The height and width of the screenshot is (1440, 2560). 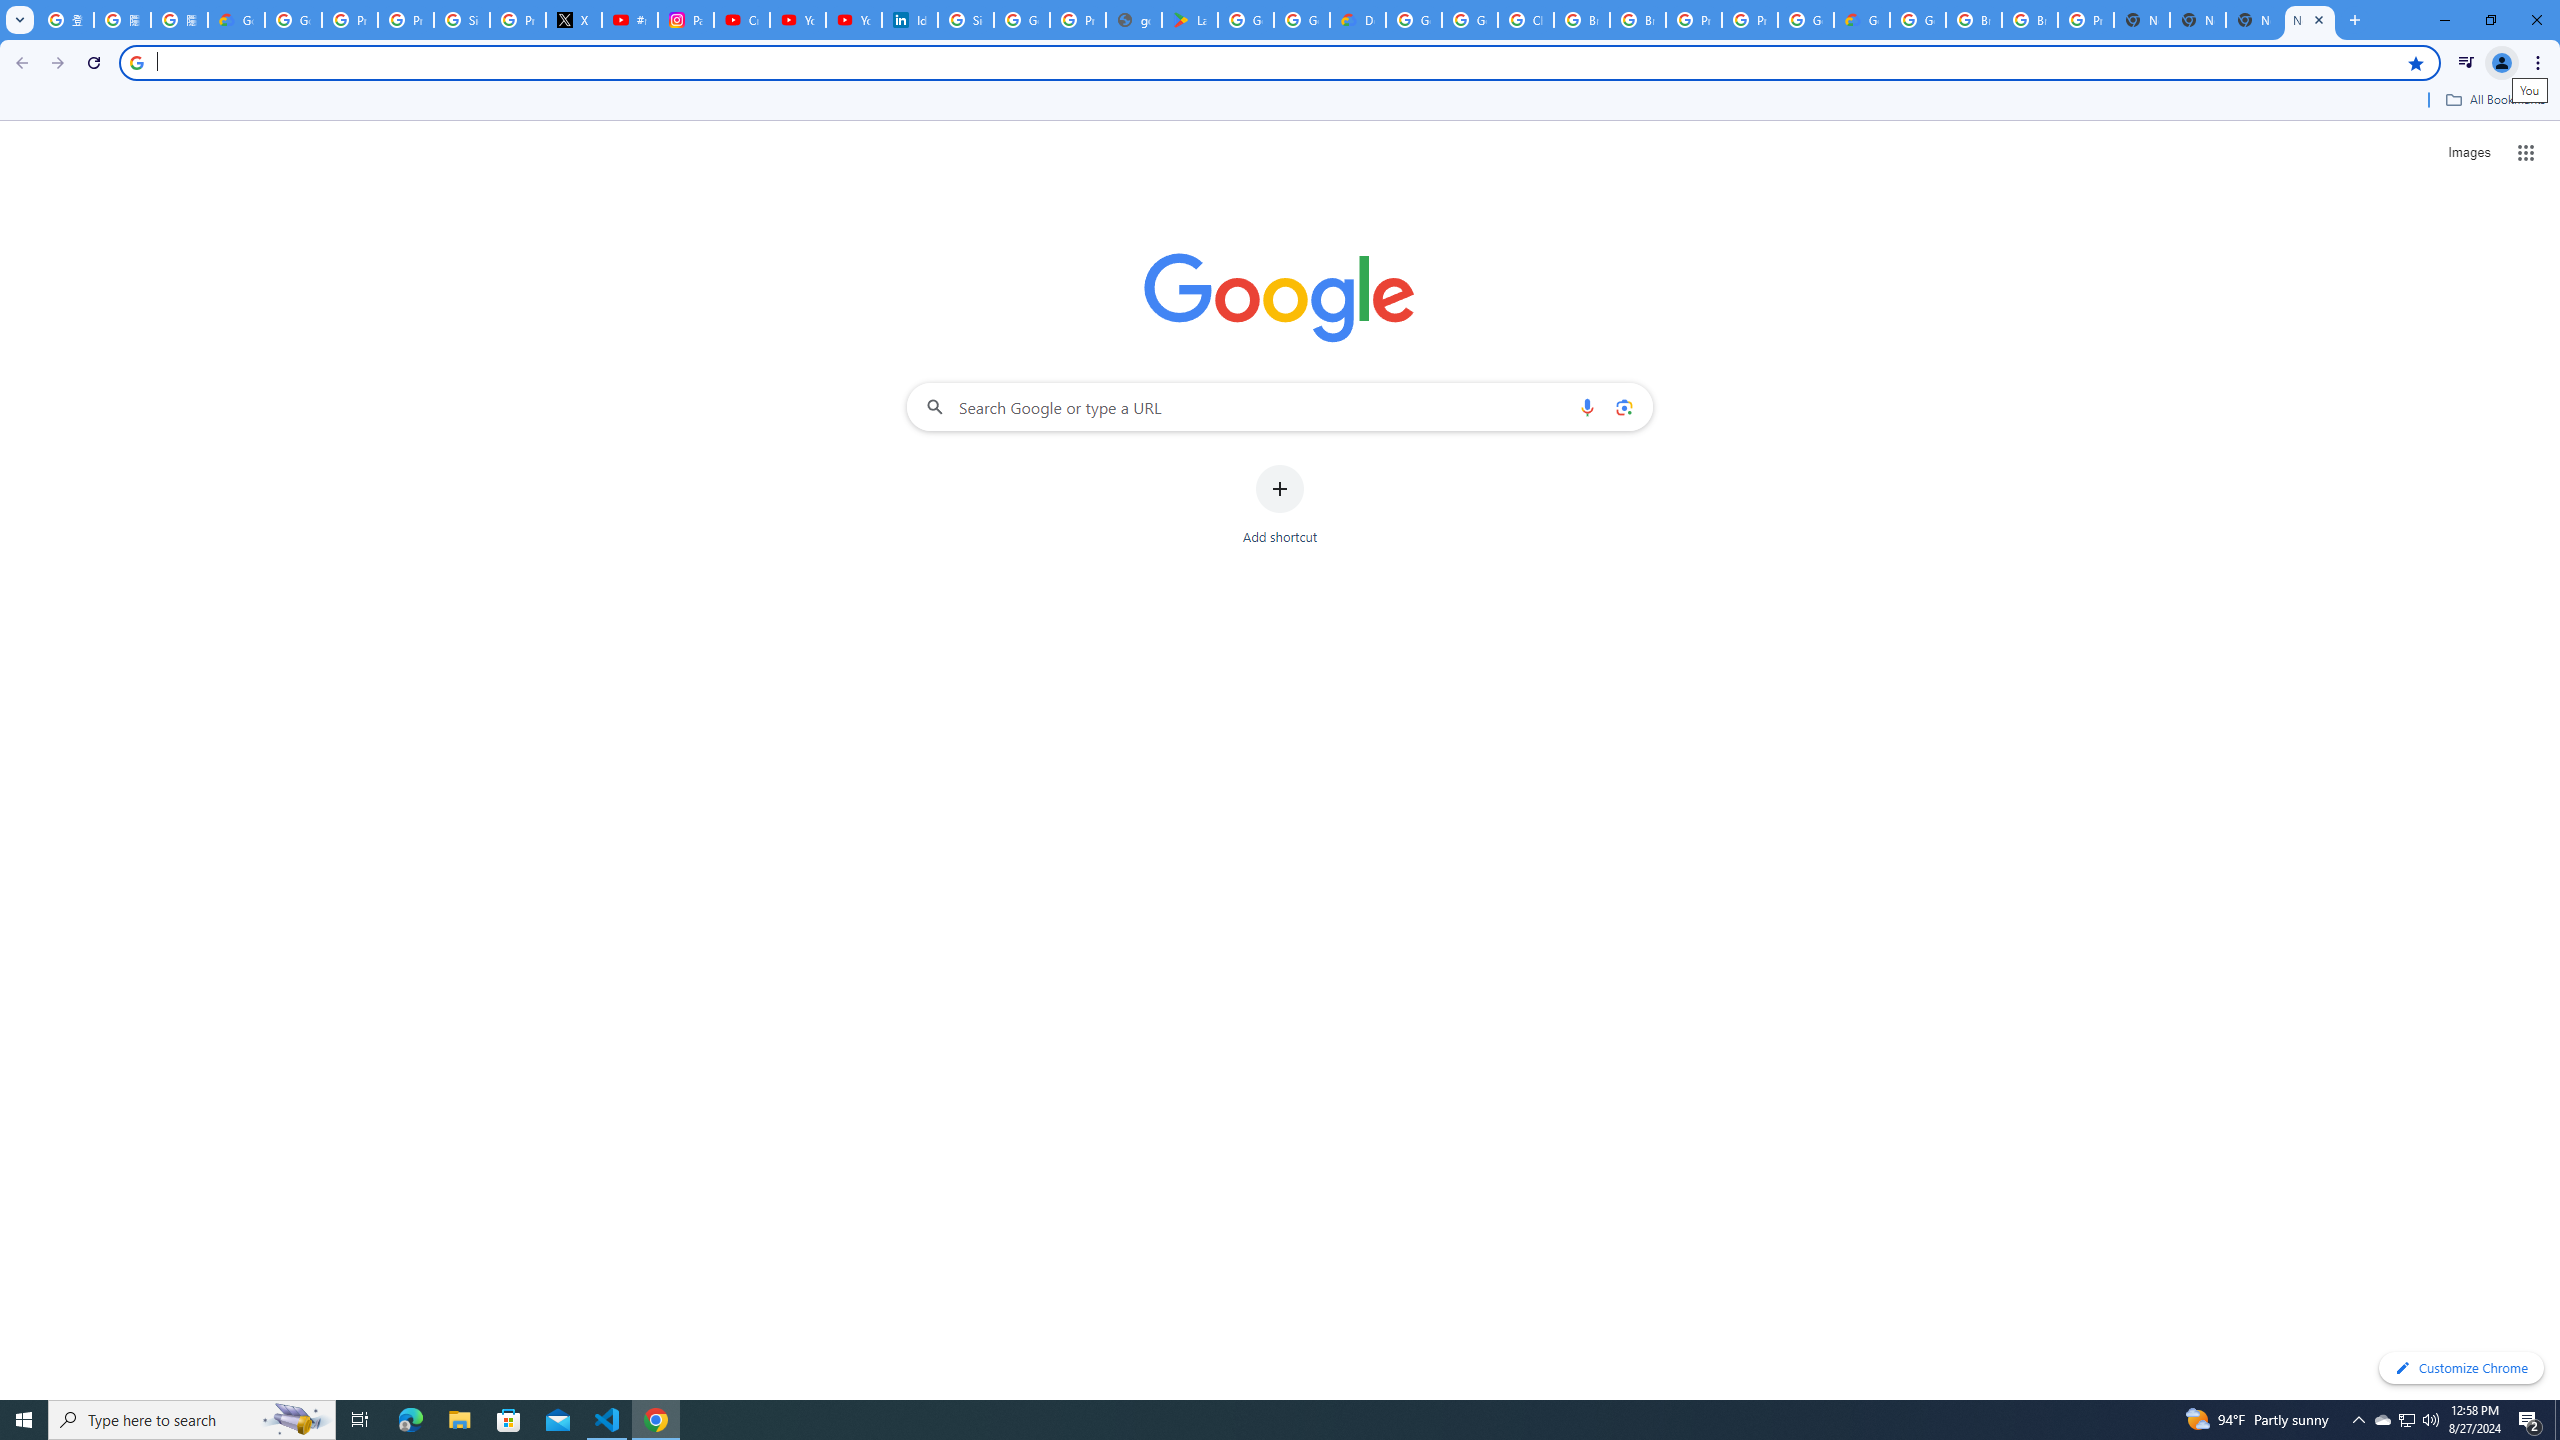 I want to click on 'Control your music, videos, and more', so click(x=2466, y=62).